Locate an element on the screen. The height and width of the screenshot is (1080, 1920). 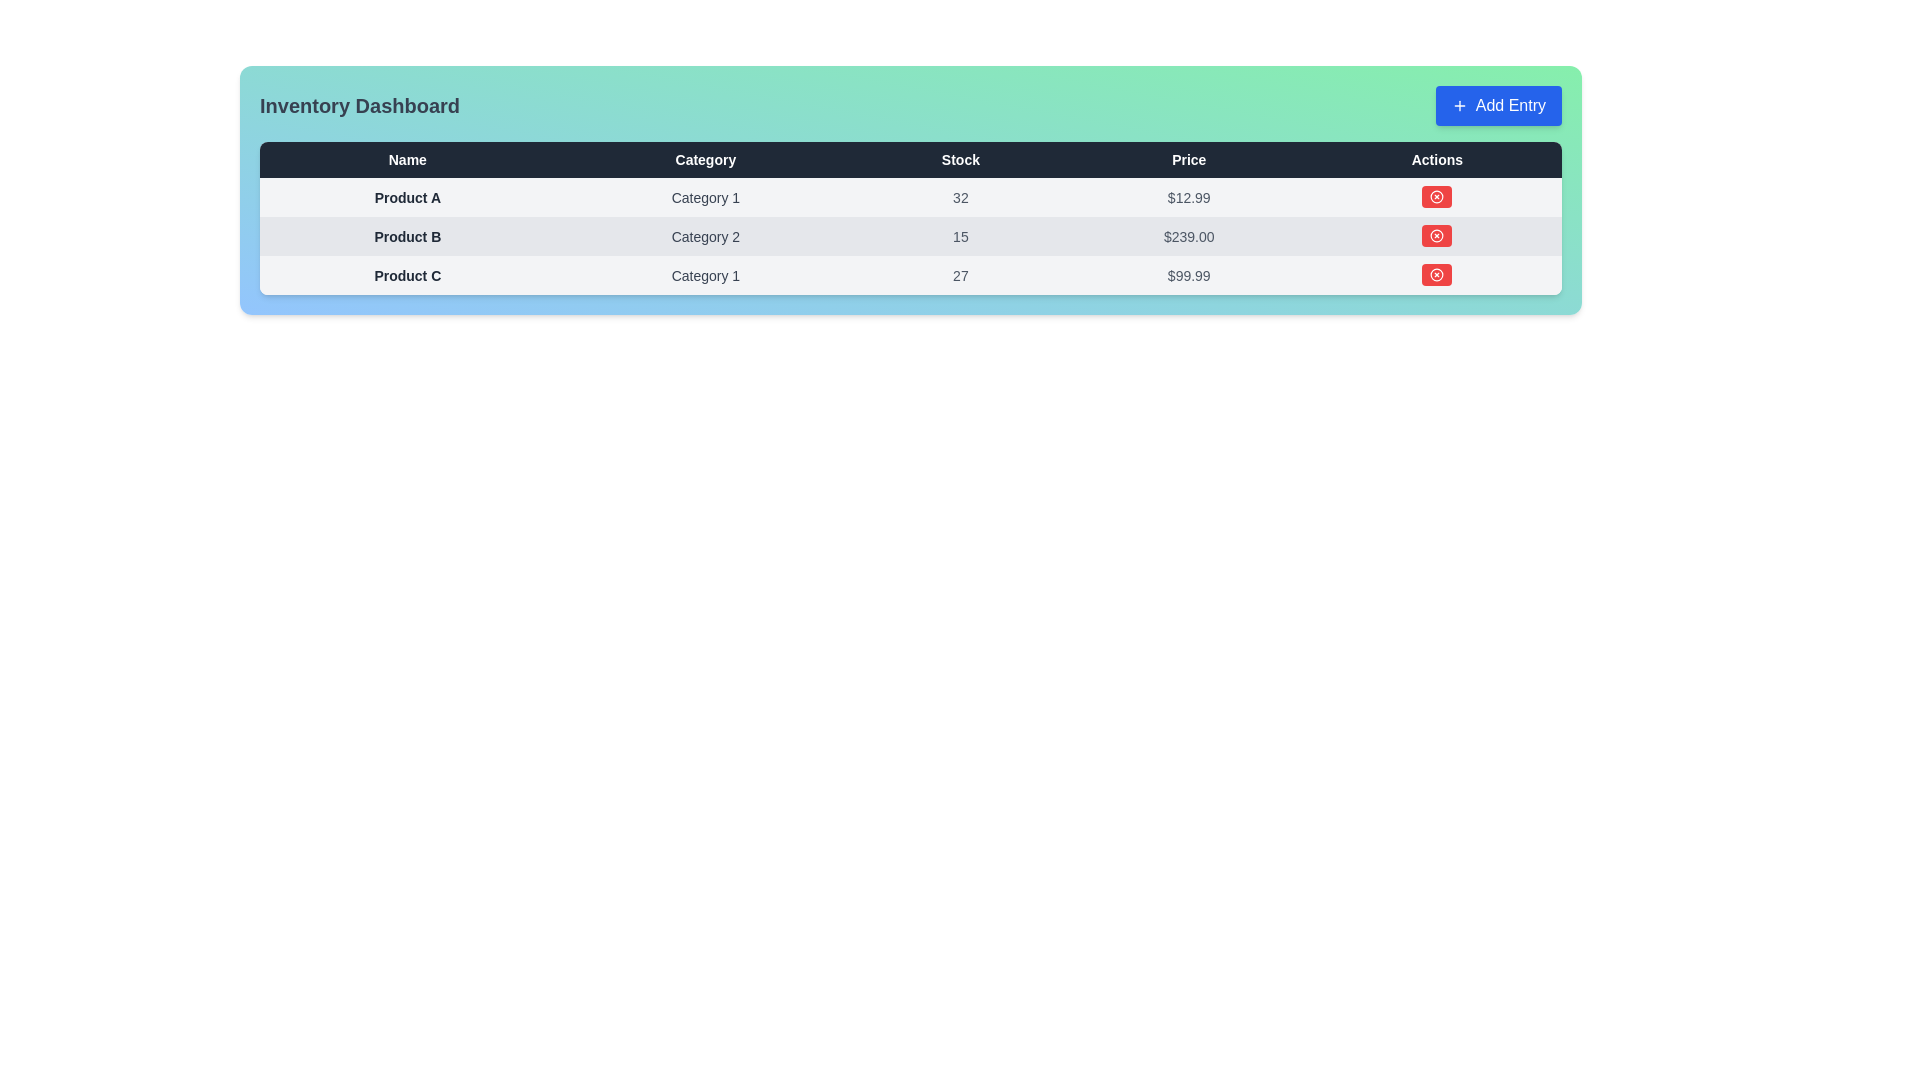
the circular red delete button located in the first row of the 'Actions' column of the inventory table is located at coordinates (1436, 196).